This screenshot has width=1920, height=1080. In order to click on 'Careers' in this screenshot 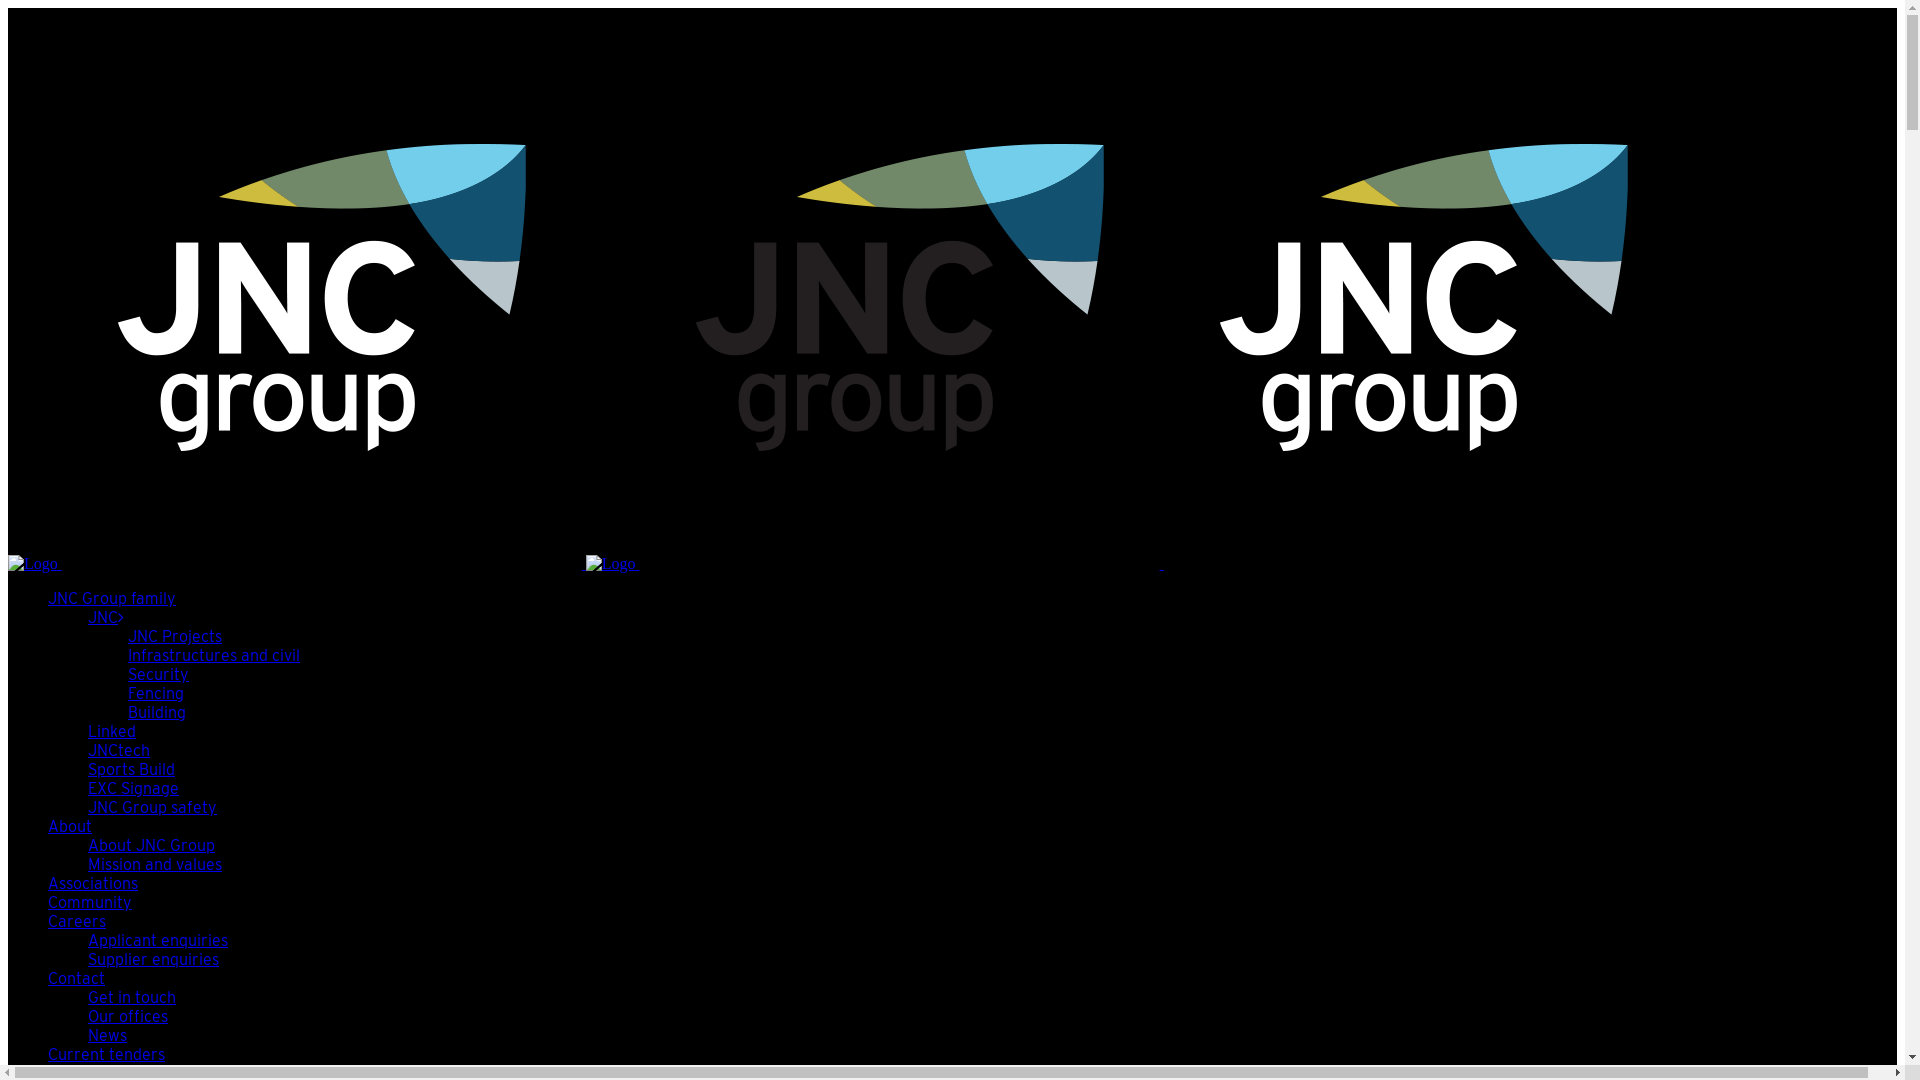, I will do `click(76, 921)`.